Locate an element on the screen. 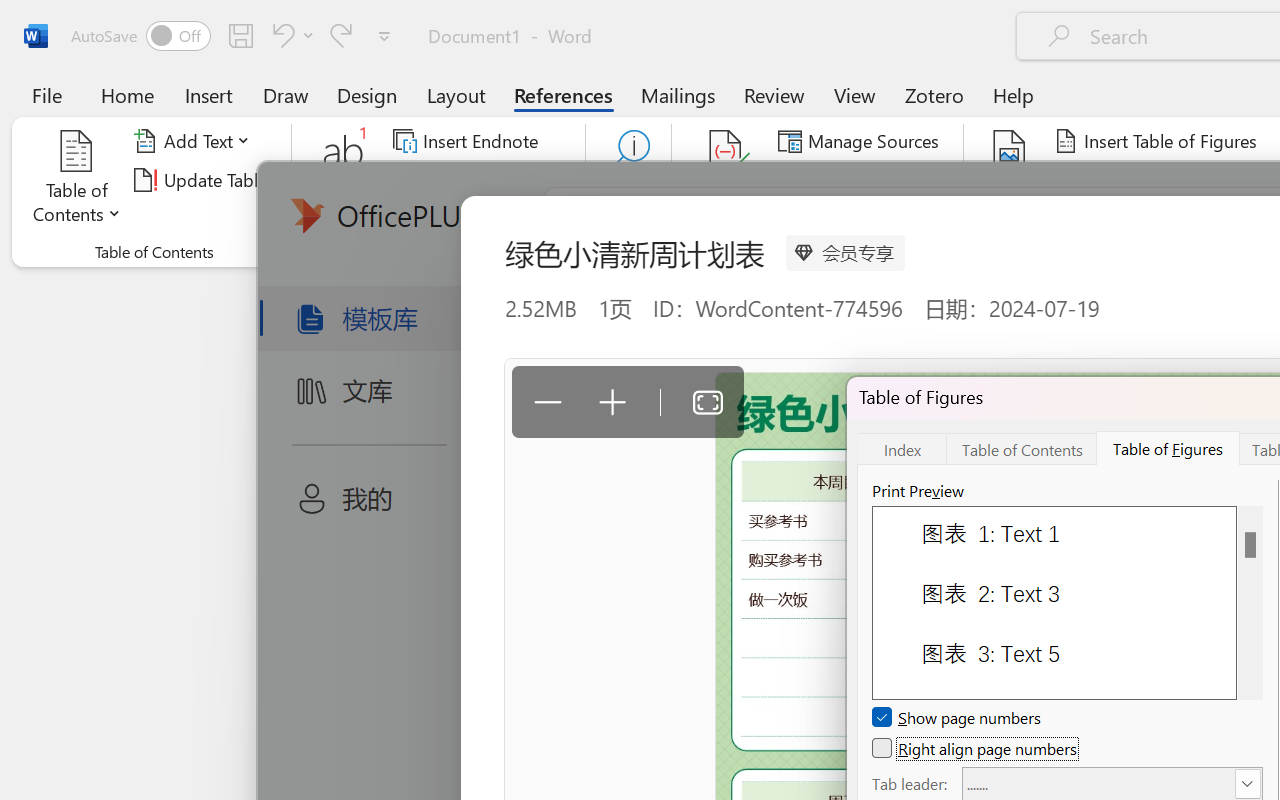 This screenshot has height=800, width=1280. 'Show page numbers' is located at coordinates (957, 717).